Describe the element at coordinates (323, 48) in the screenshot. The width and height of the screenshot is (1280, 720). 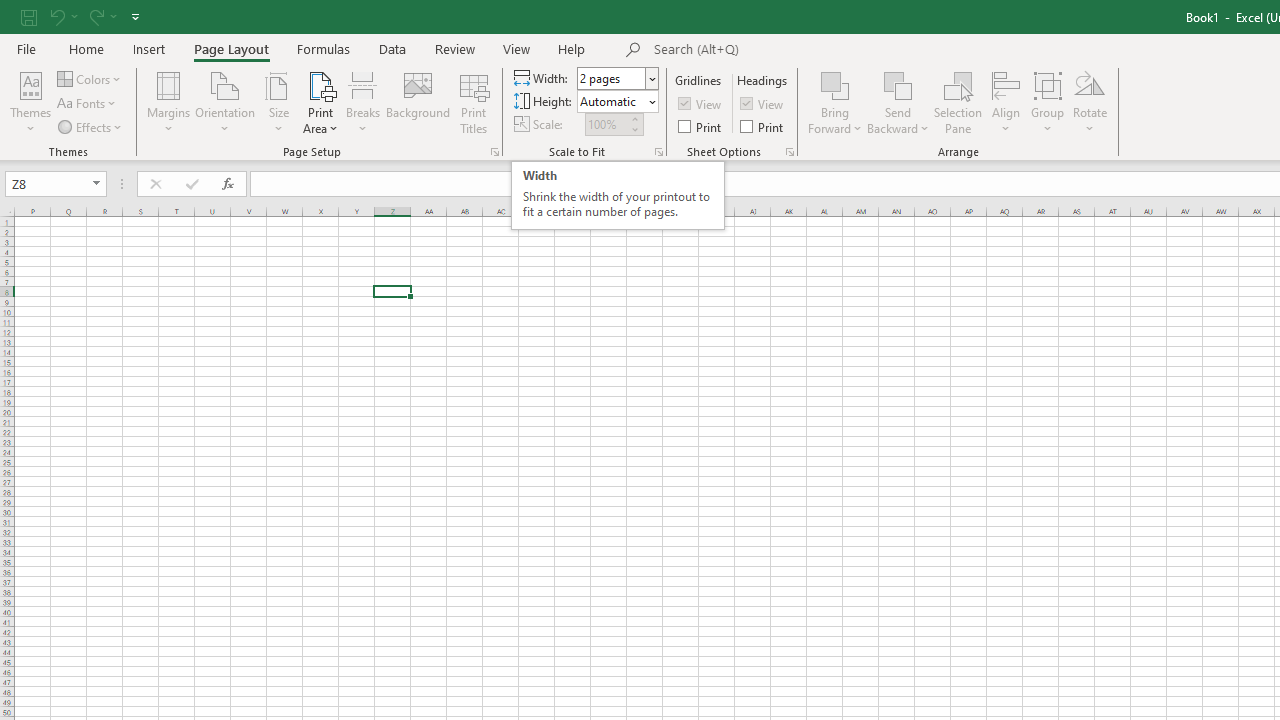
I see `'Formulas'` at that location.